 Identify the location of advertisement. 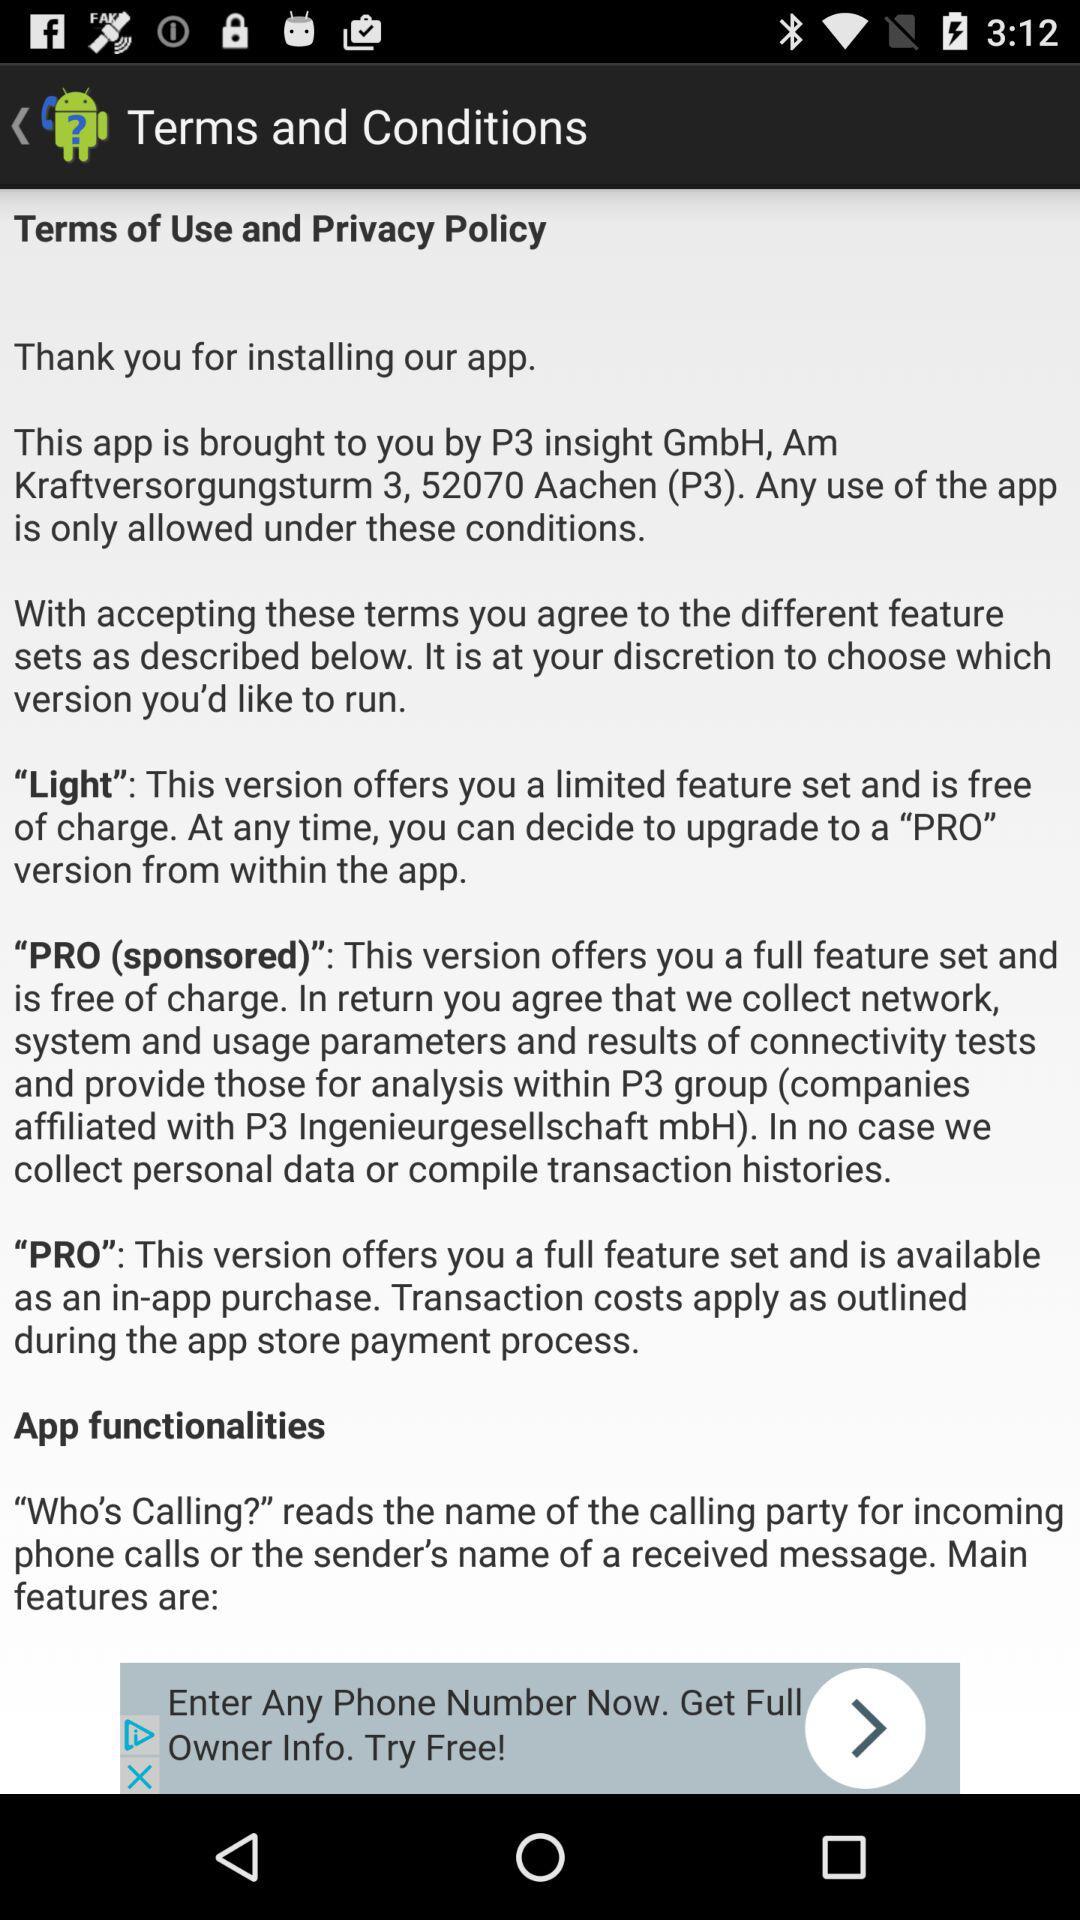
(540, 1727).